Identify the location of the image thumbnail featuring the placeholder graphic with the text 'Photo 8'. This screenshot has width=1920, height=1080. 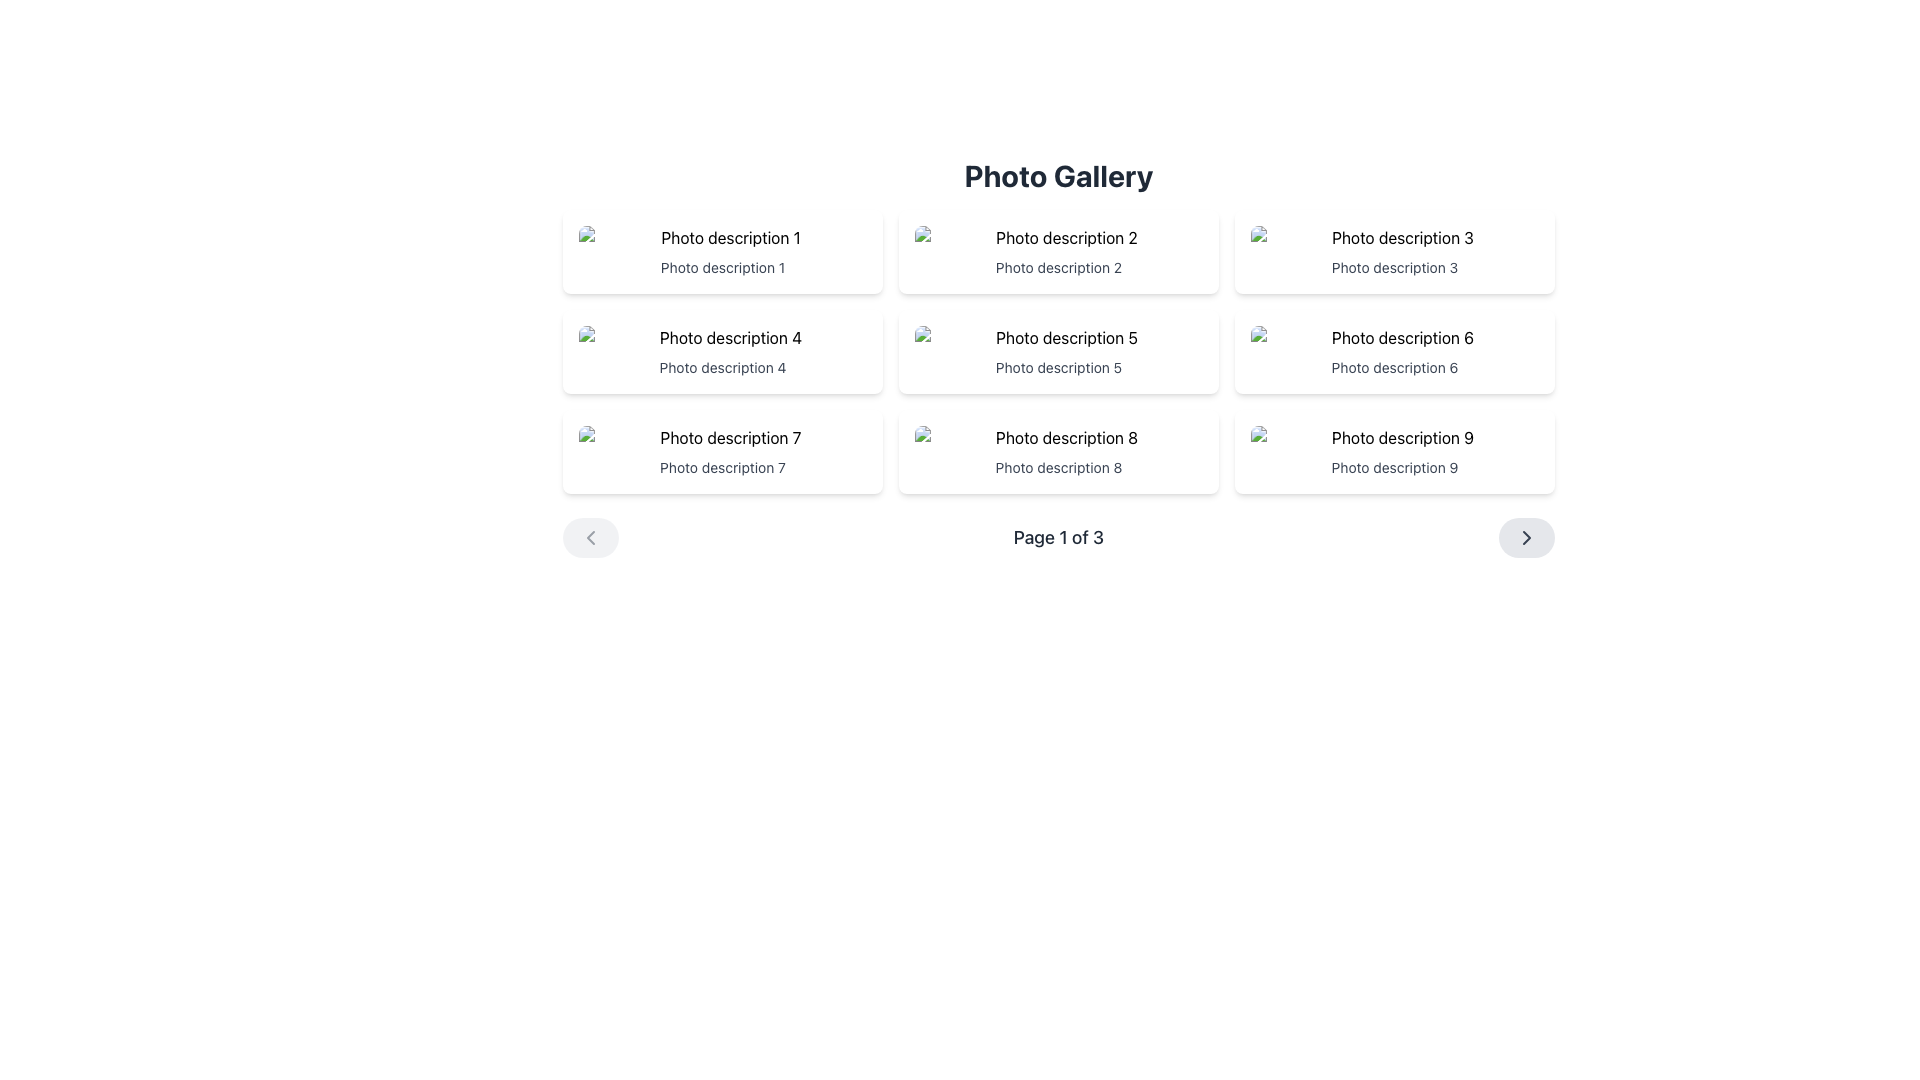
(1058, 437).